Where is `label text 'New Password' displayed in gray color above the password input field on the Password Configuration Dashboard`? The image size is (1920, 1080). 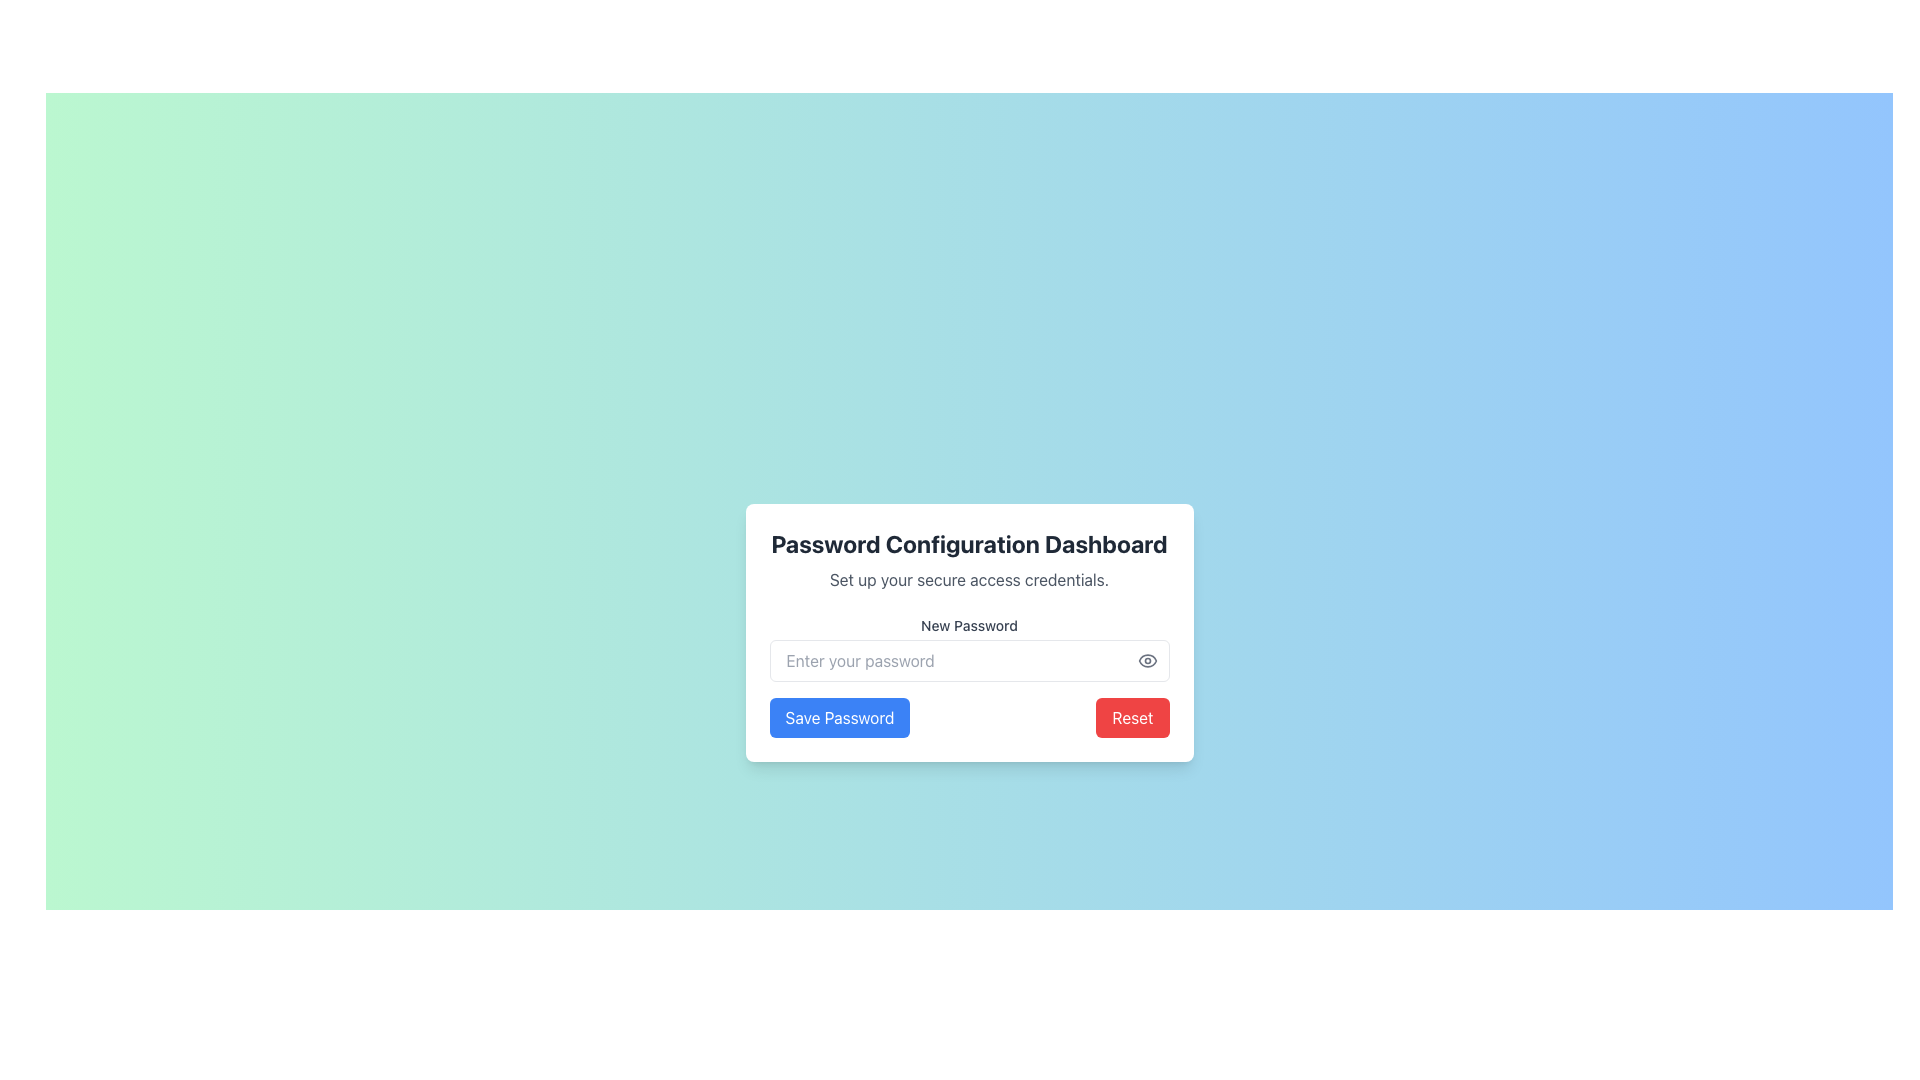 label text 'New Password' displayed in gray color above the password input field on the Password Configuration Dashboard is located at coordinates (969, 624).